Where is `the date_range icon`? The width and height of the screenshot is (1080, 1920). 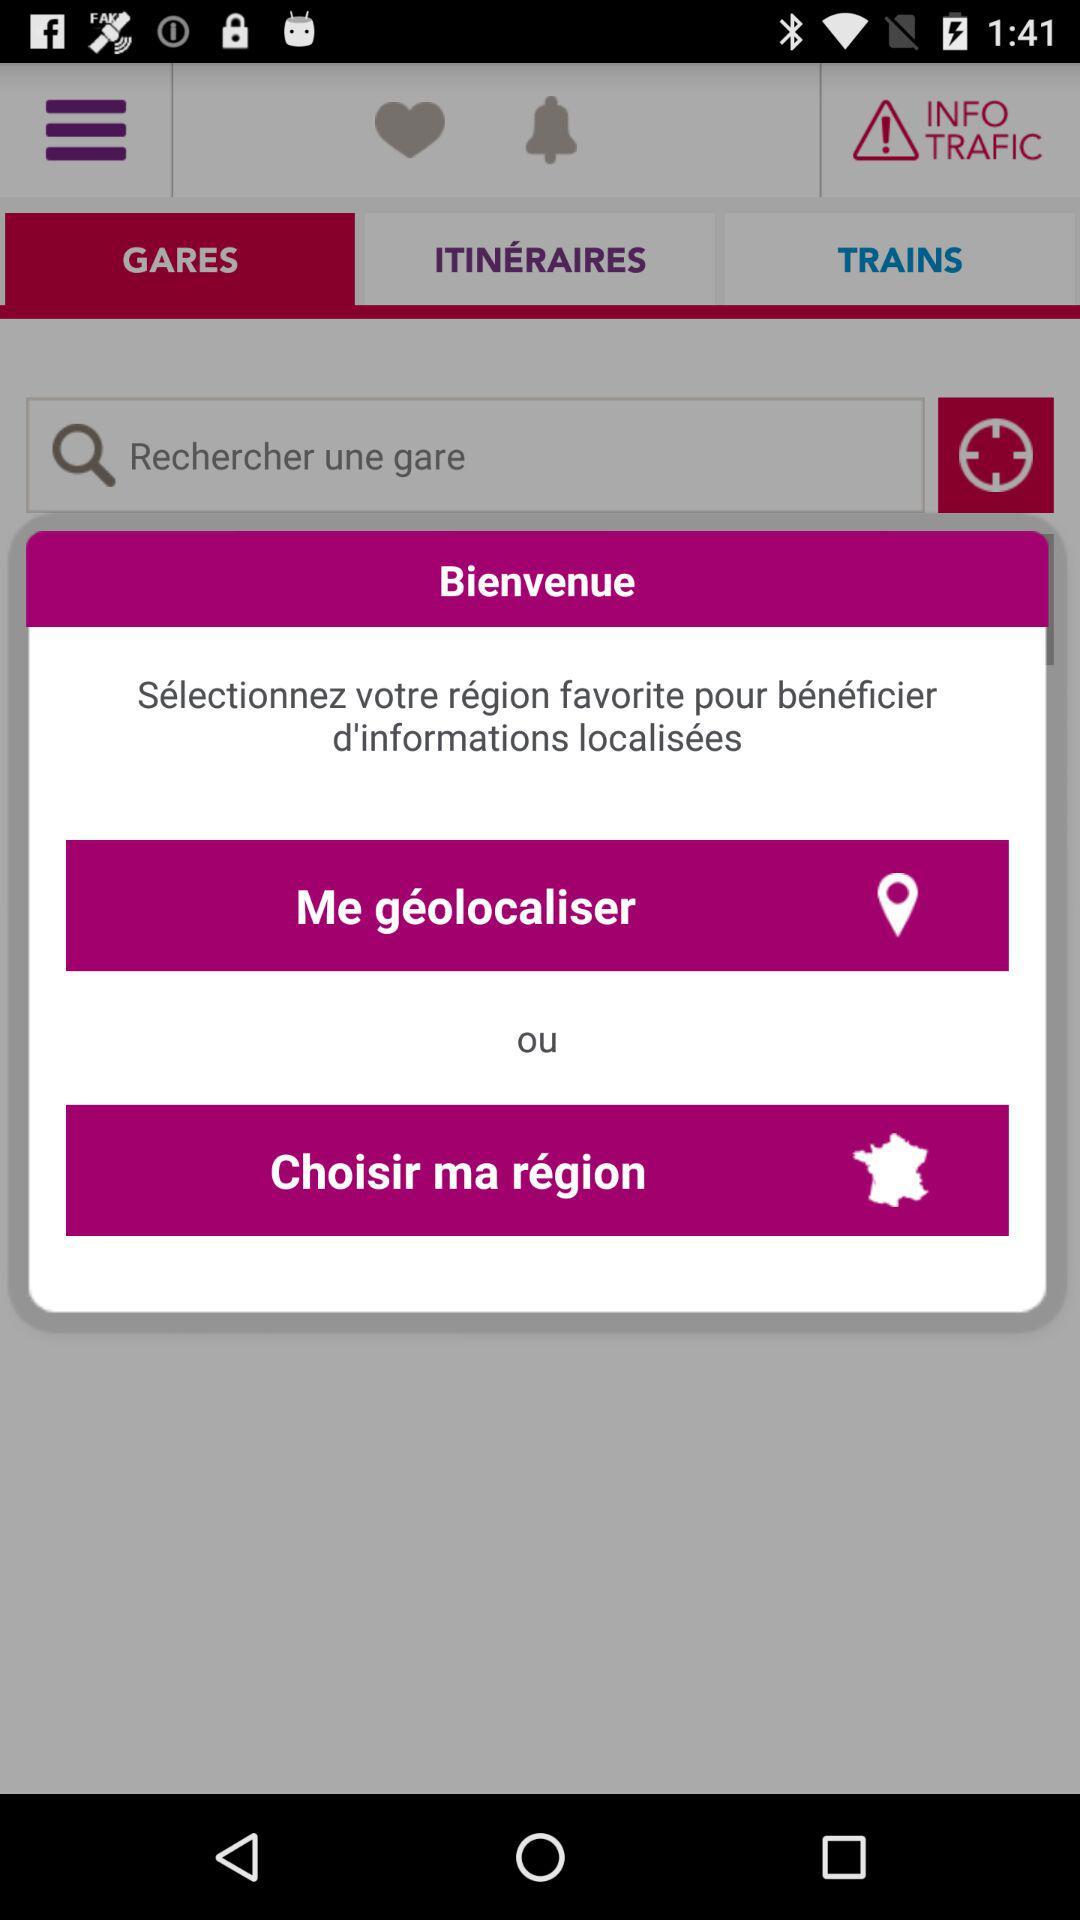 the date_range icon is located at coordinates (948, 138).